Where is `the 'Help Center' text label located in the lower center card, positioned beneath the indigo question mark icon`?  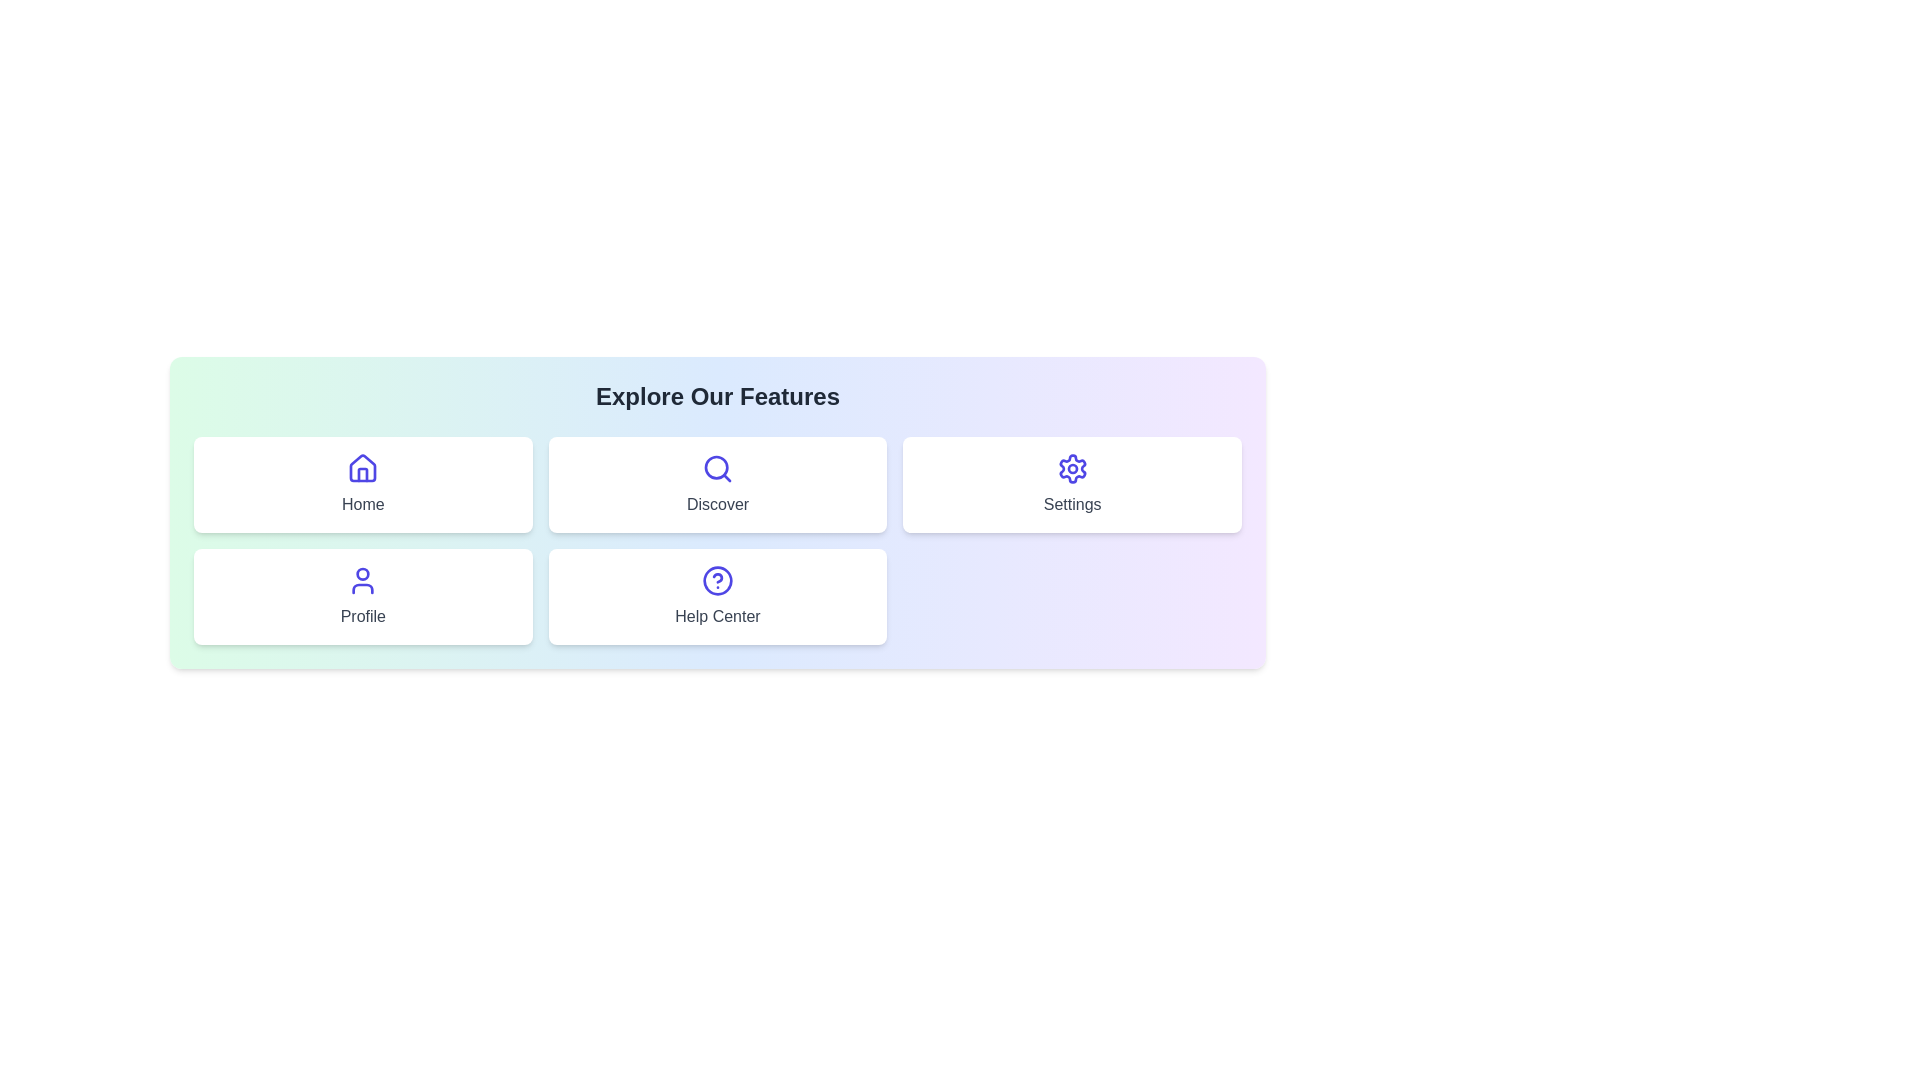 the 'Help Center' text label located in the lower center card, positioned beneath the indigo question mark icon is located at coordinates (717, 616).